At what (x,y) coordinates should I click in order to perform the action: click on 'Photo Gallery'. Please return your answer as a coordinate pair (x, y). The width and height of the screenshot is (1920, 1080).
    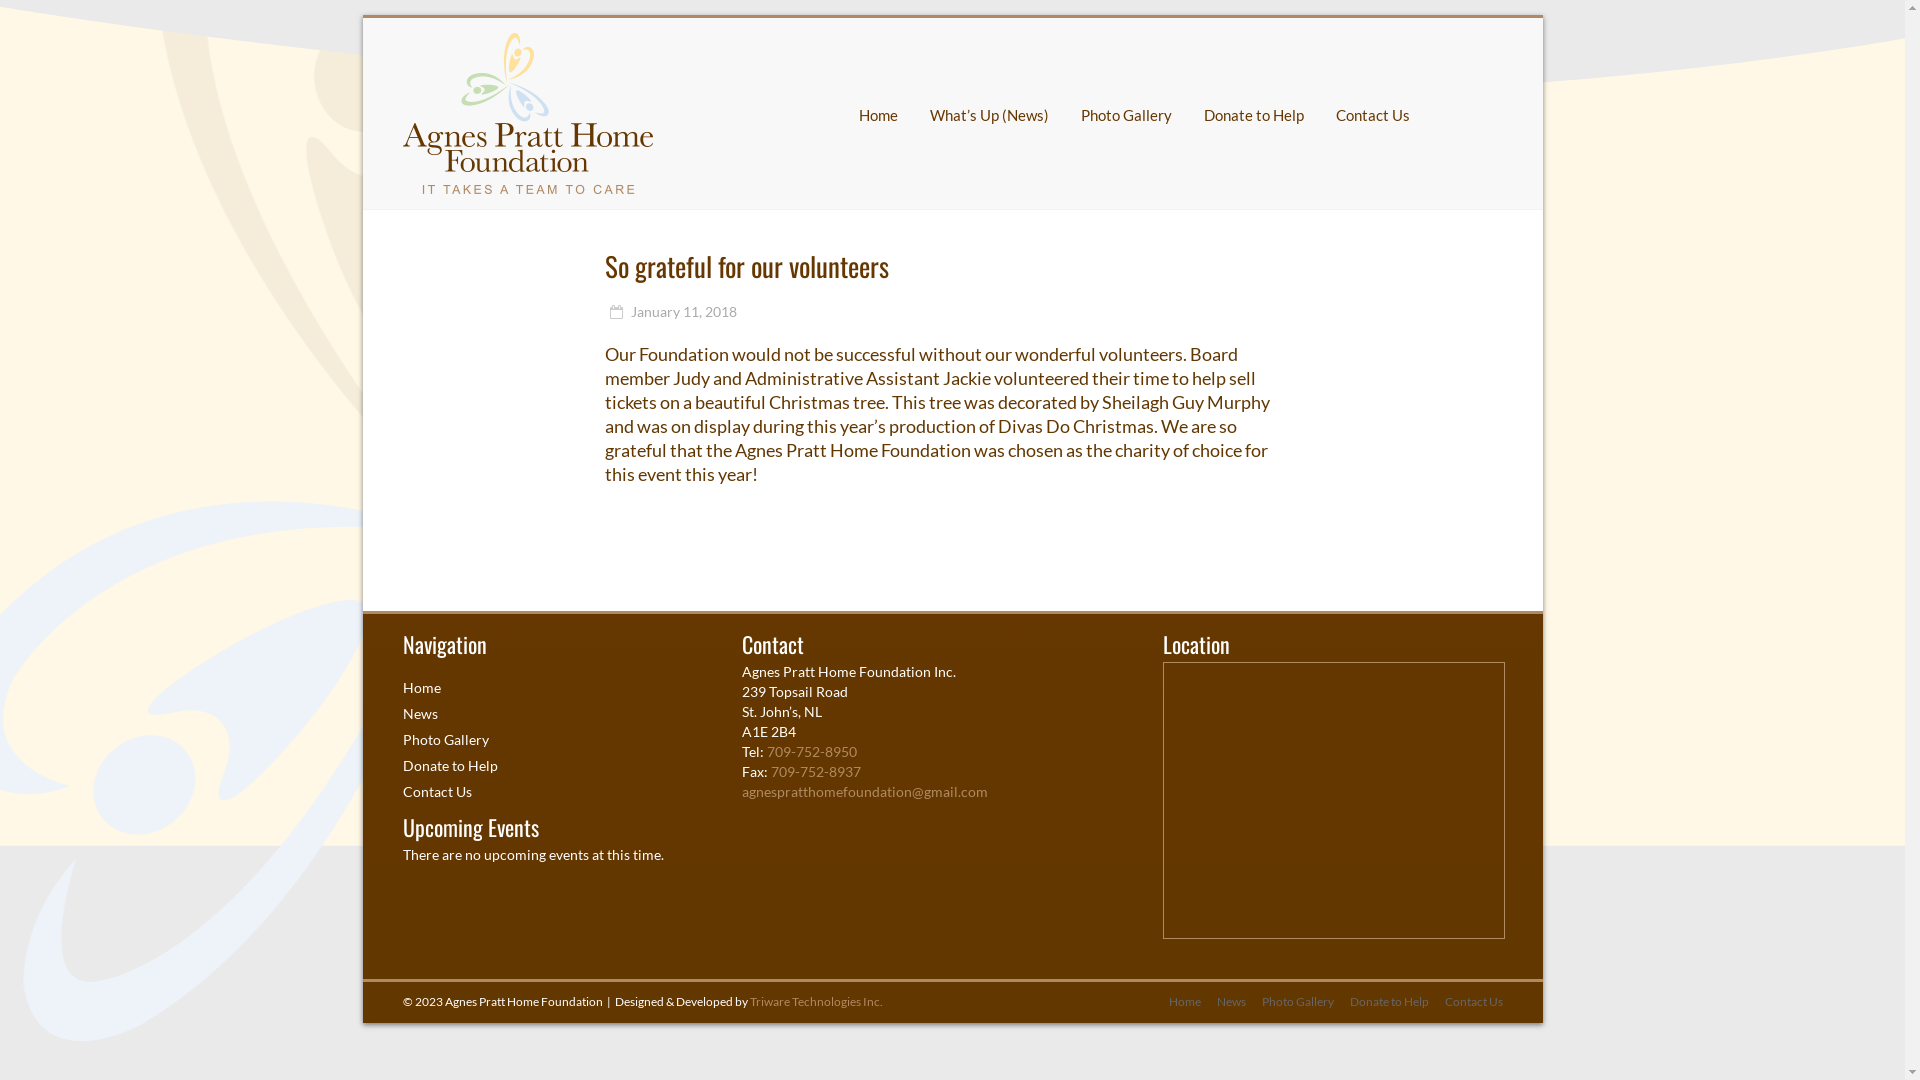
    Looking at the image, I should click on (1245, 1002).